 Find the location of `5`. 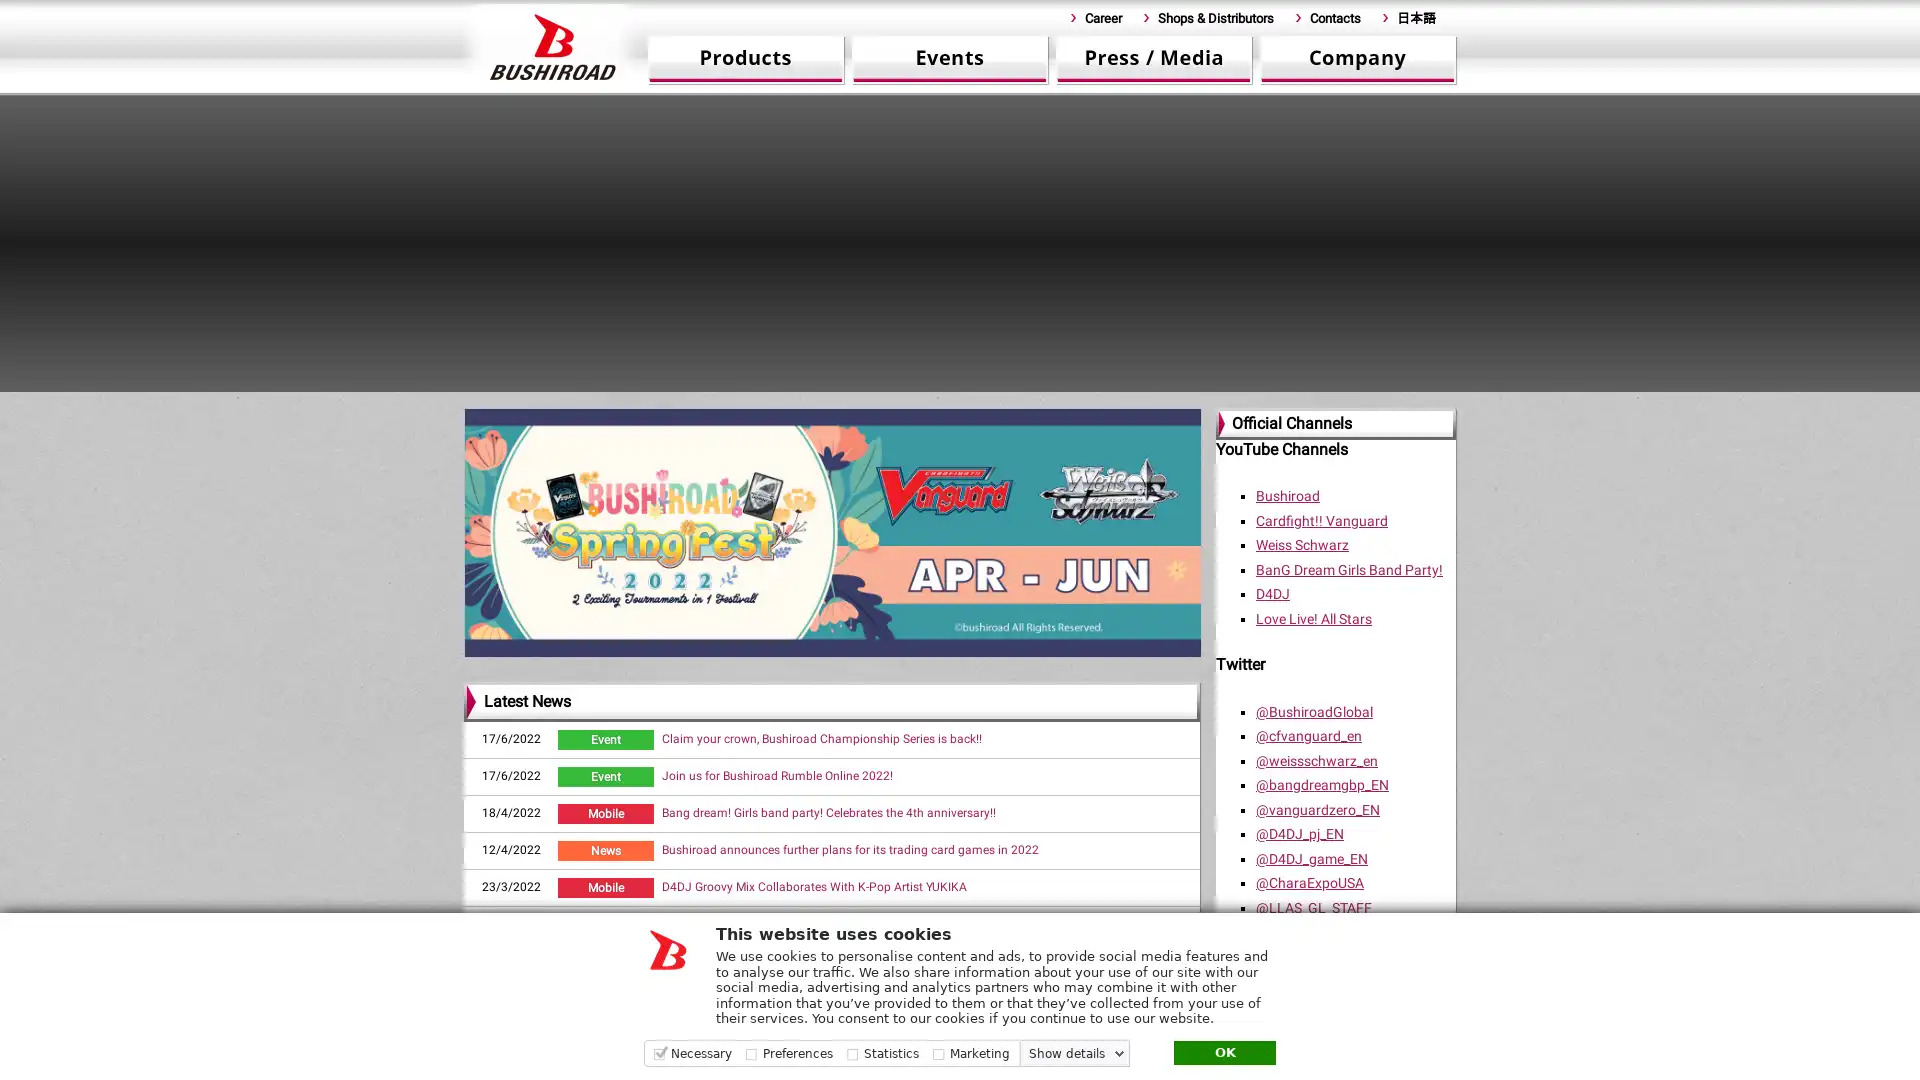

5 is located at coordinates (854, 384).